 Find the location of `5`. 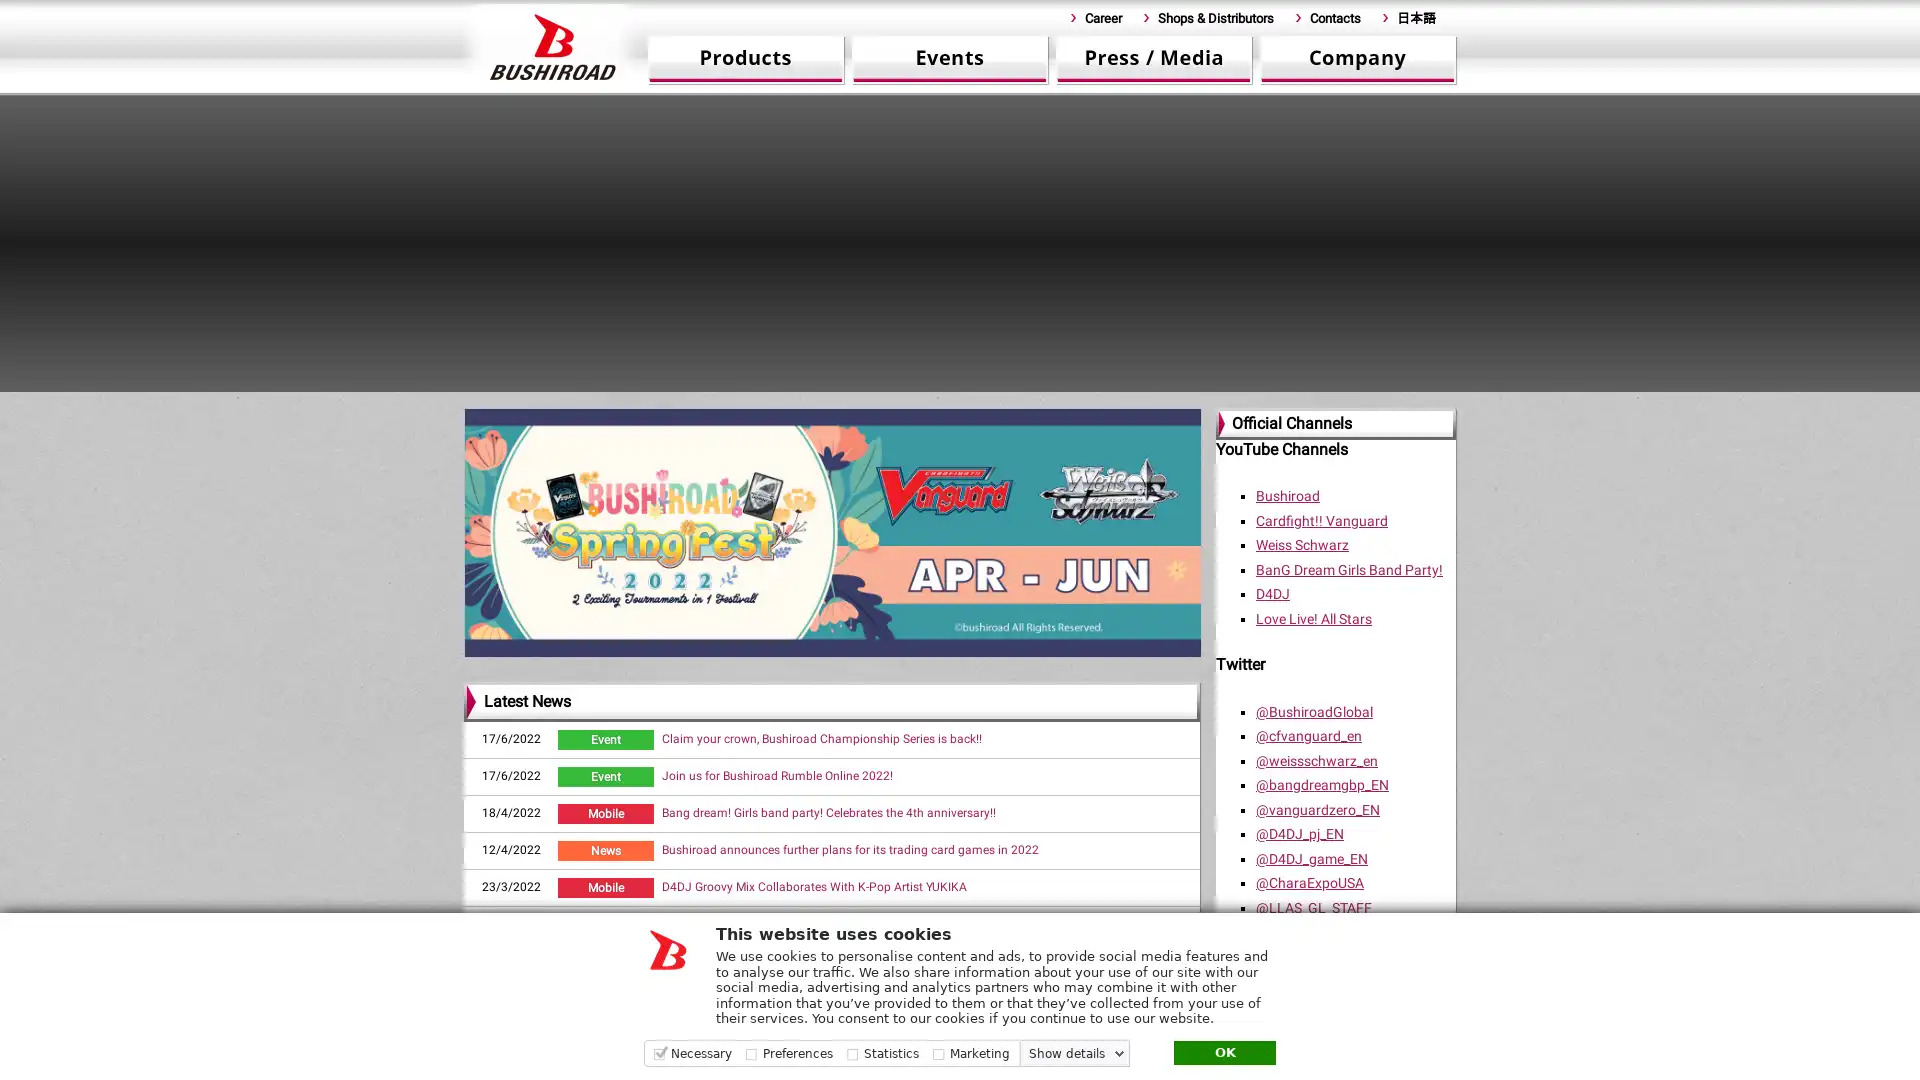

5 is located at coordinates (854, 384).